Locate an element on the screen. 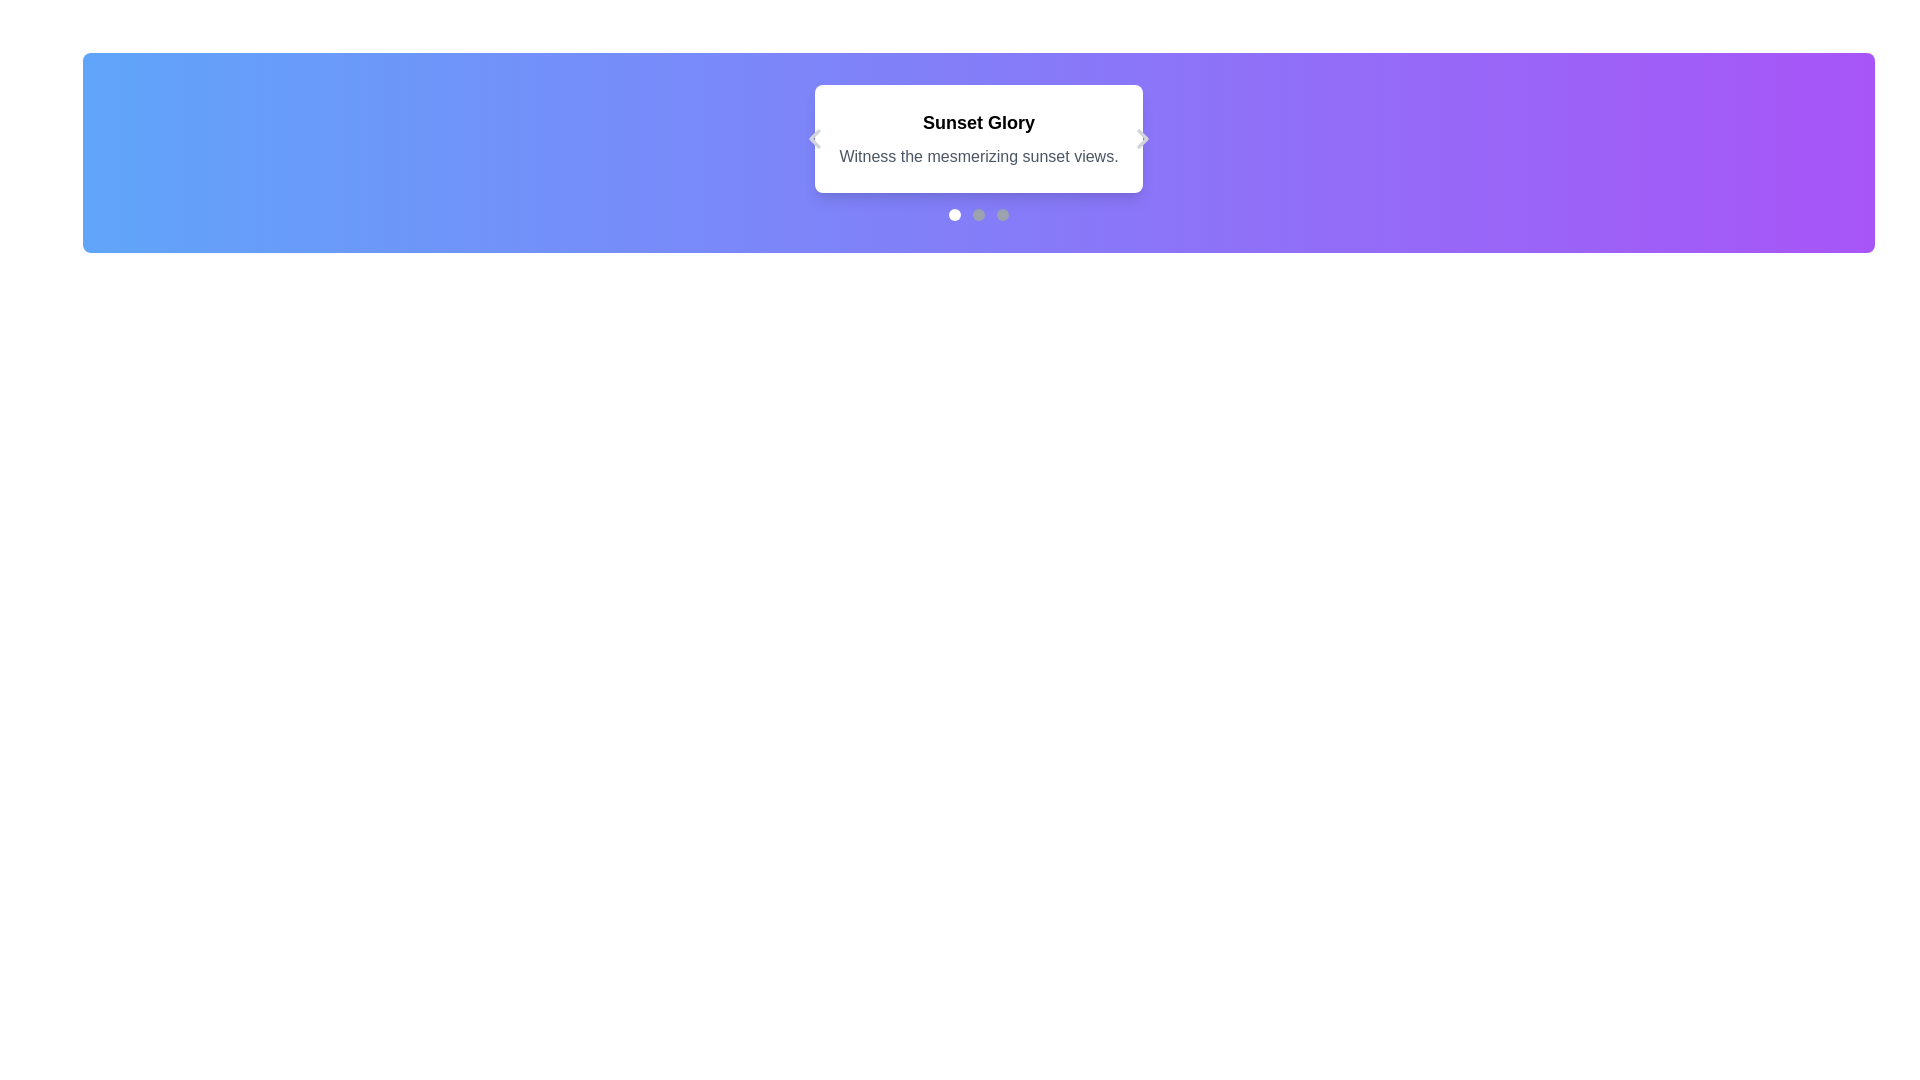  the leftward-pointing chevron arrow icon located to the left of the 'Sunset Glory' title and description text is located at coordinates (815, 137).